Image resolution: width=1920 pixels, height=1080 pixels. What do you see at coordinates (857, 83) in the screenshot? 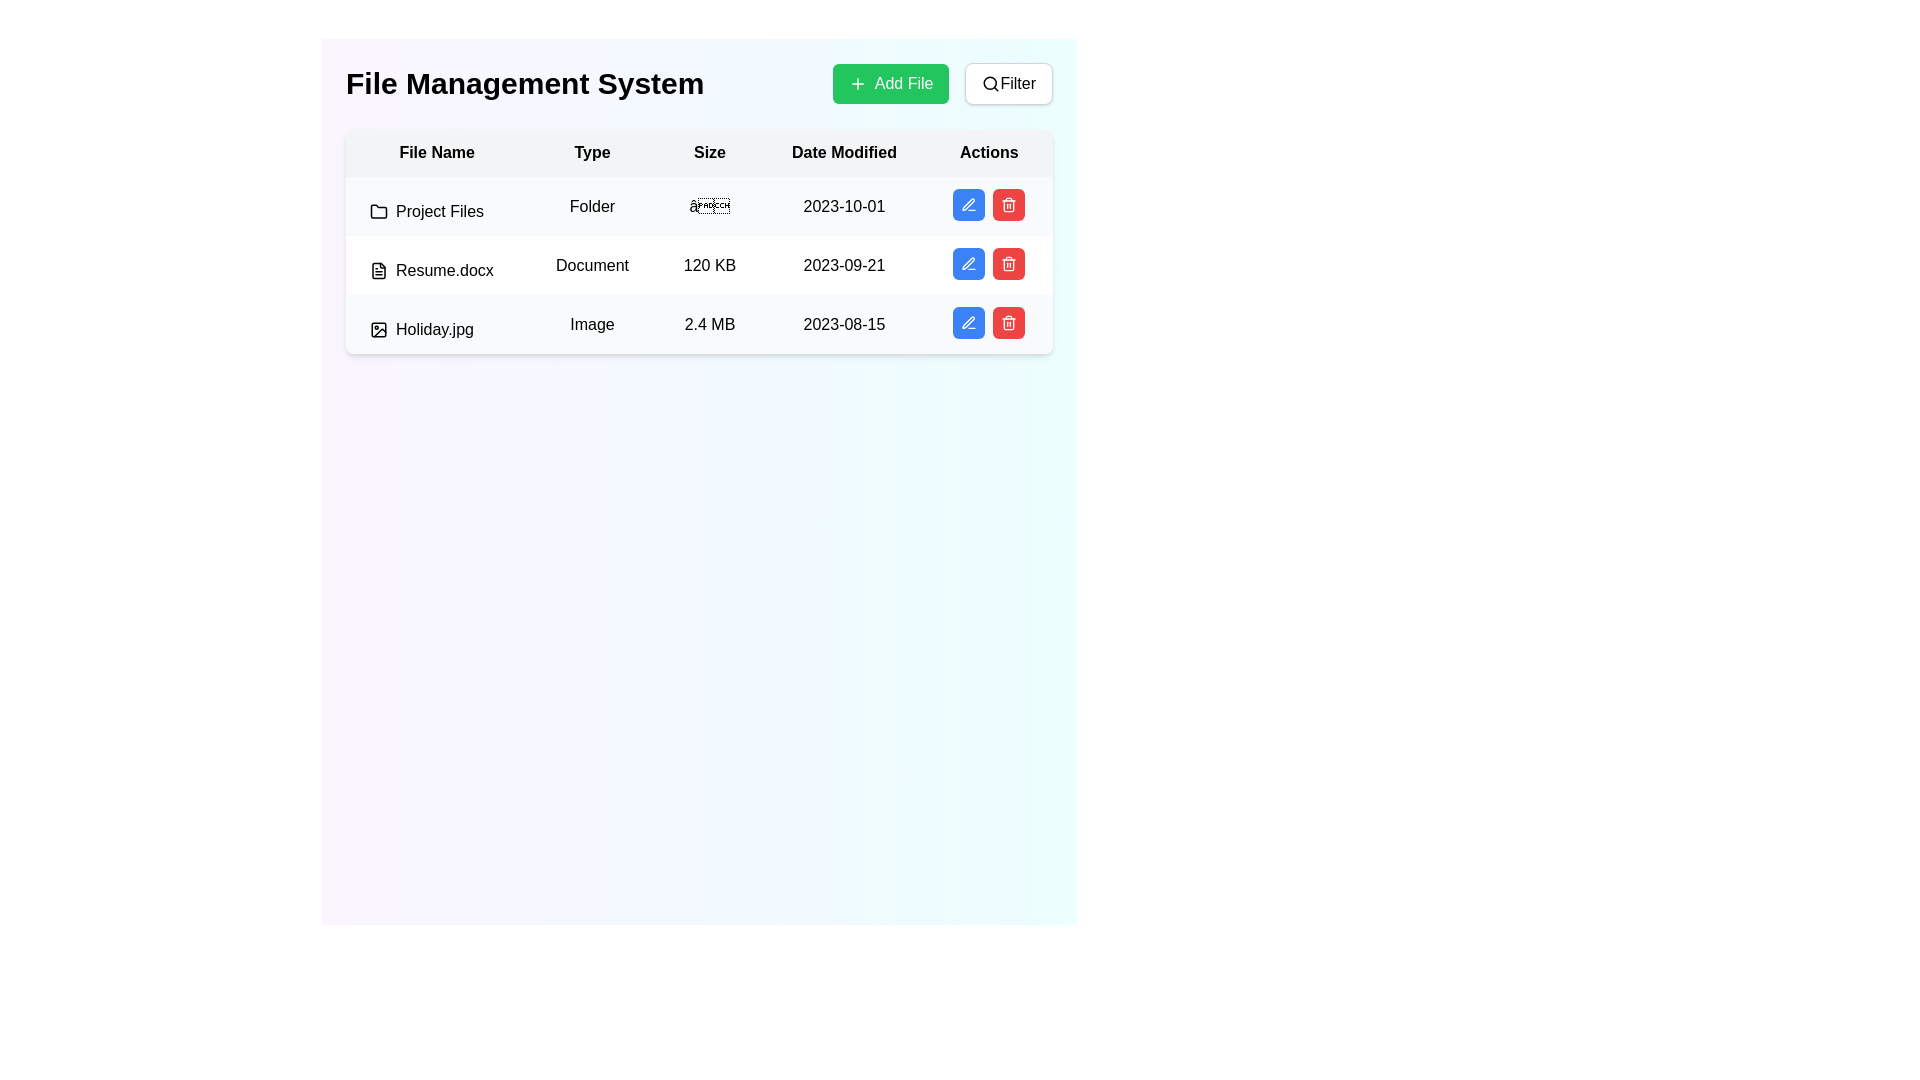
I see `the plus-shaped icon with thin lines on the green 'Add File' button located in the header, next to the 'Filter' button` at bounding box center [857, 83].